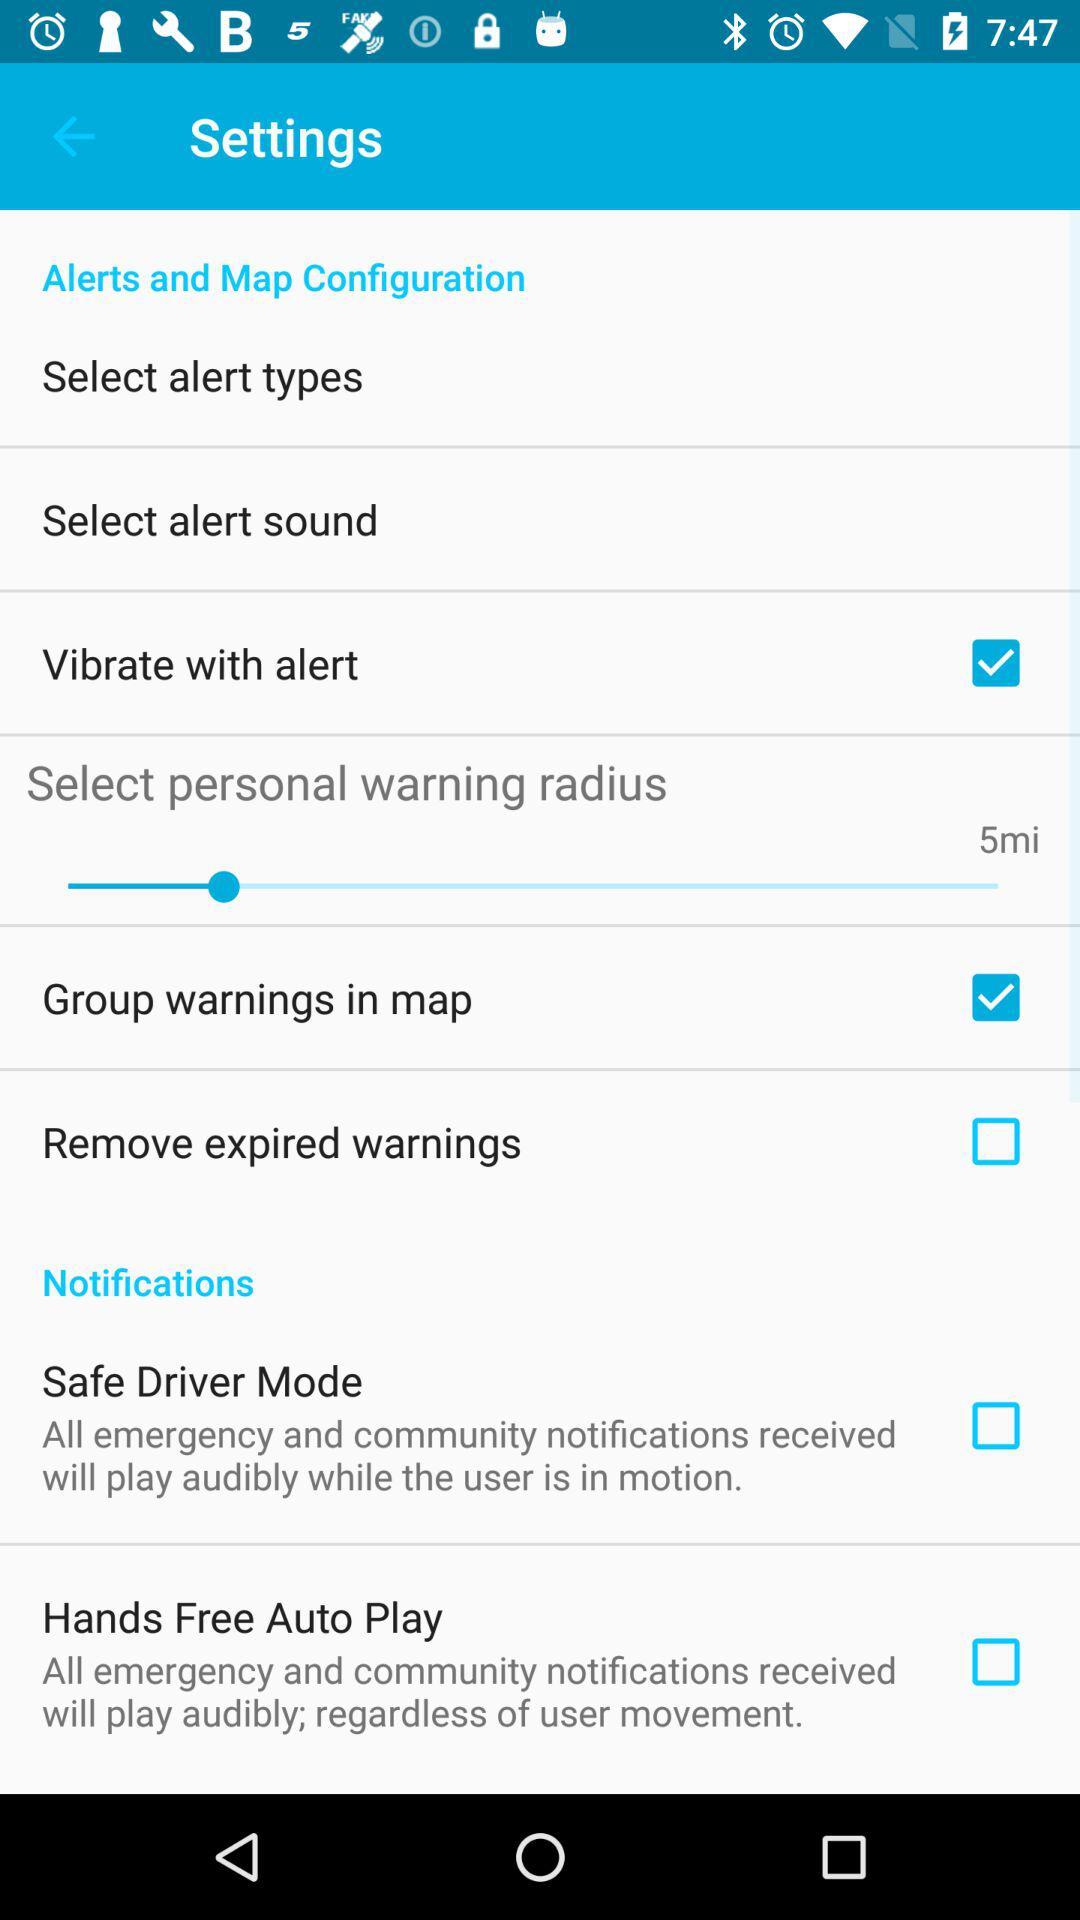  What do you see at coordinates (281, 1141) in the screenshot?
I see `the remove expired warnings` at bounding box center [281, 1141].